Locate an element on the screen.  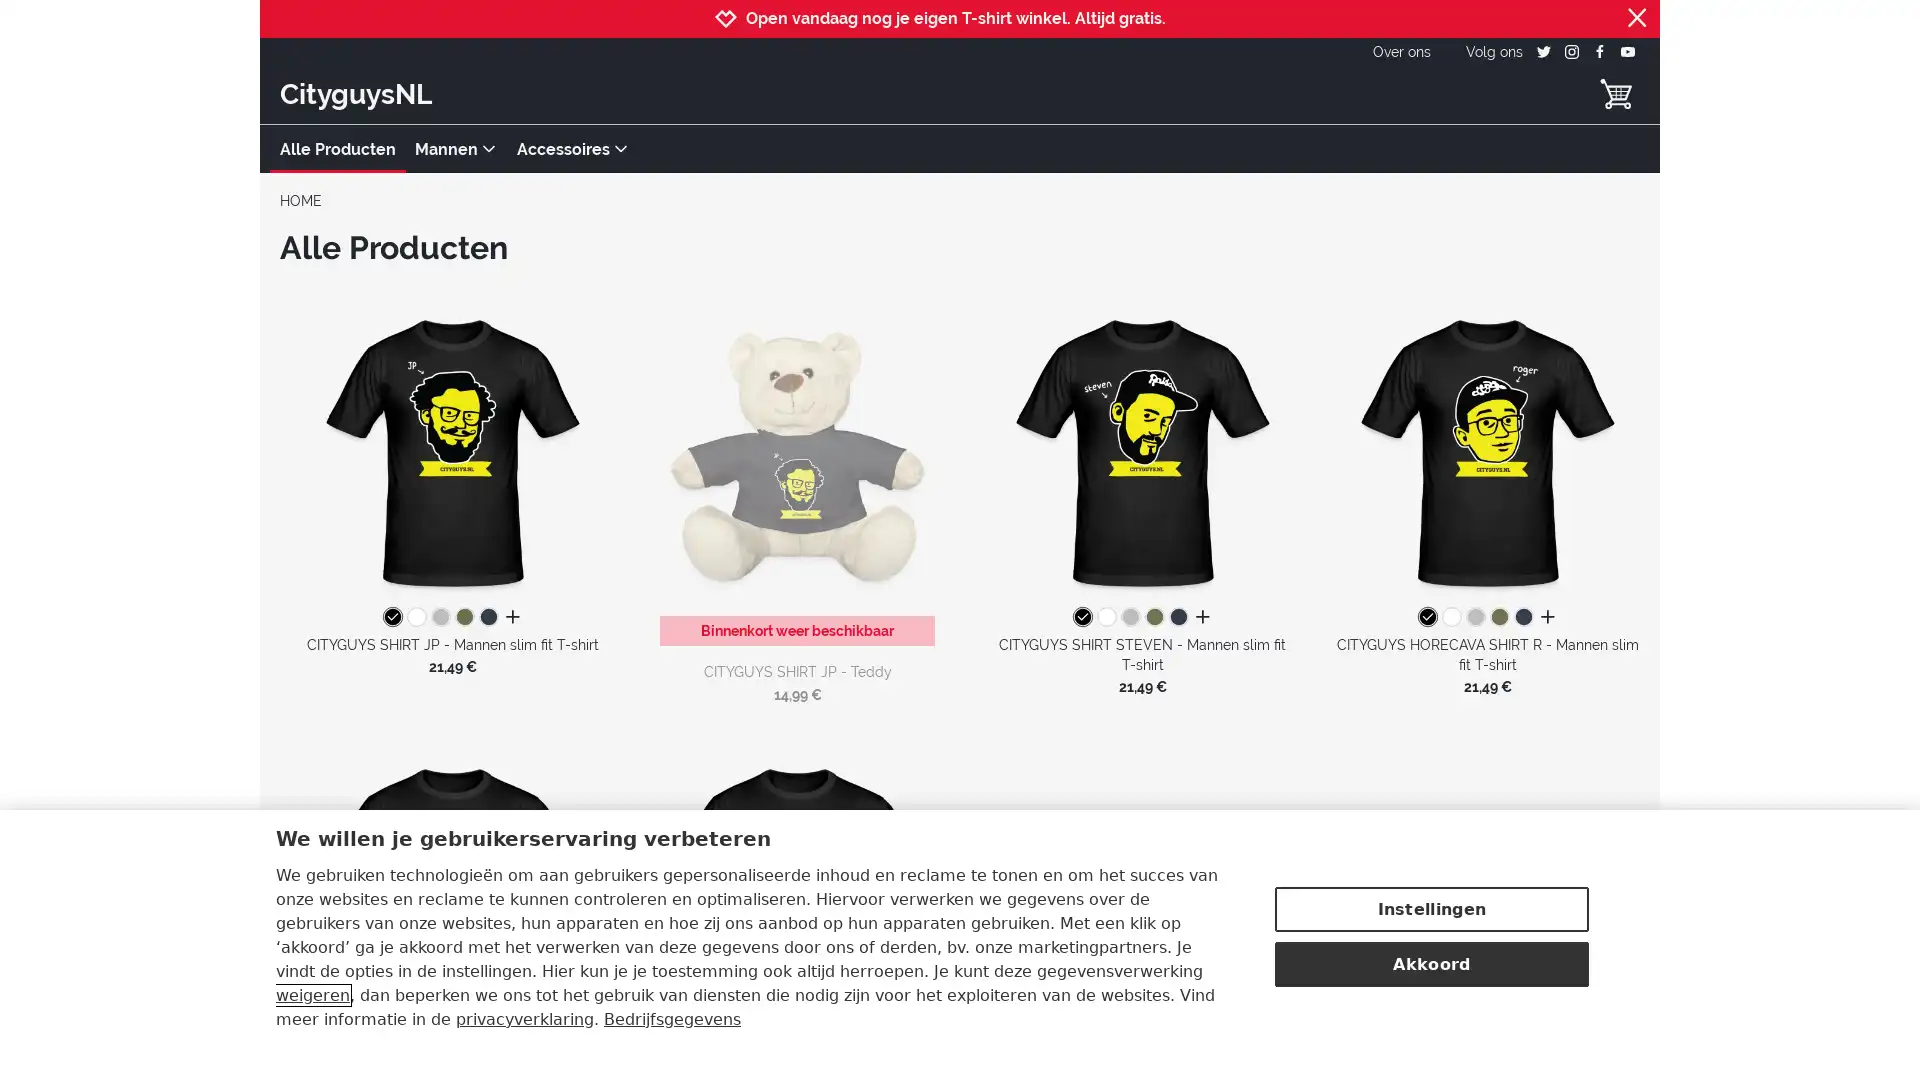
grijs gemeleerd is located at coordinates (439, 617).